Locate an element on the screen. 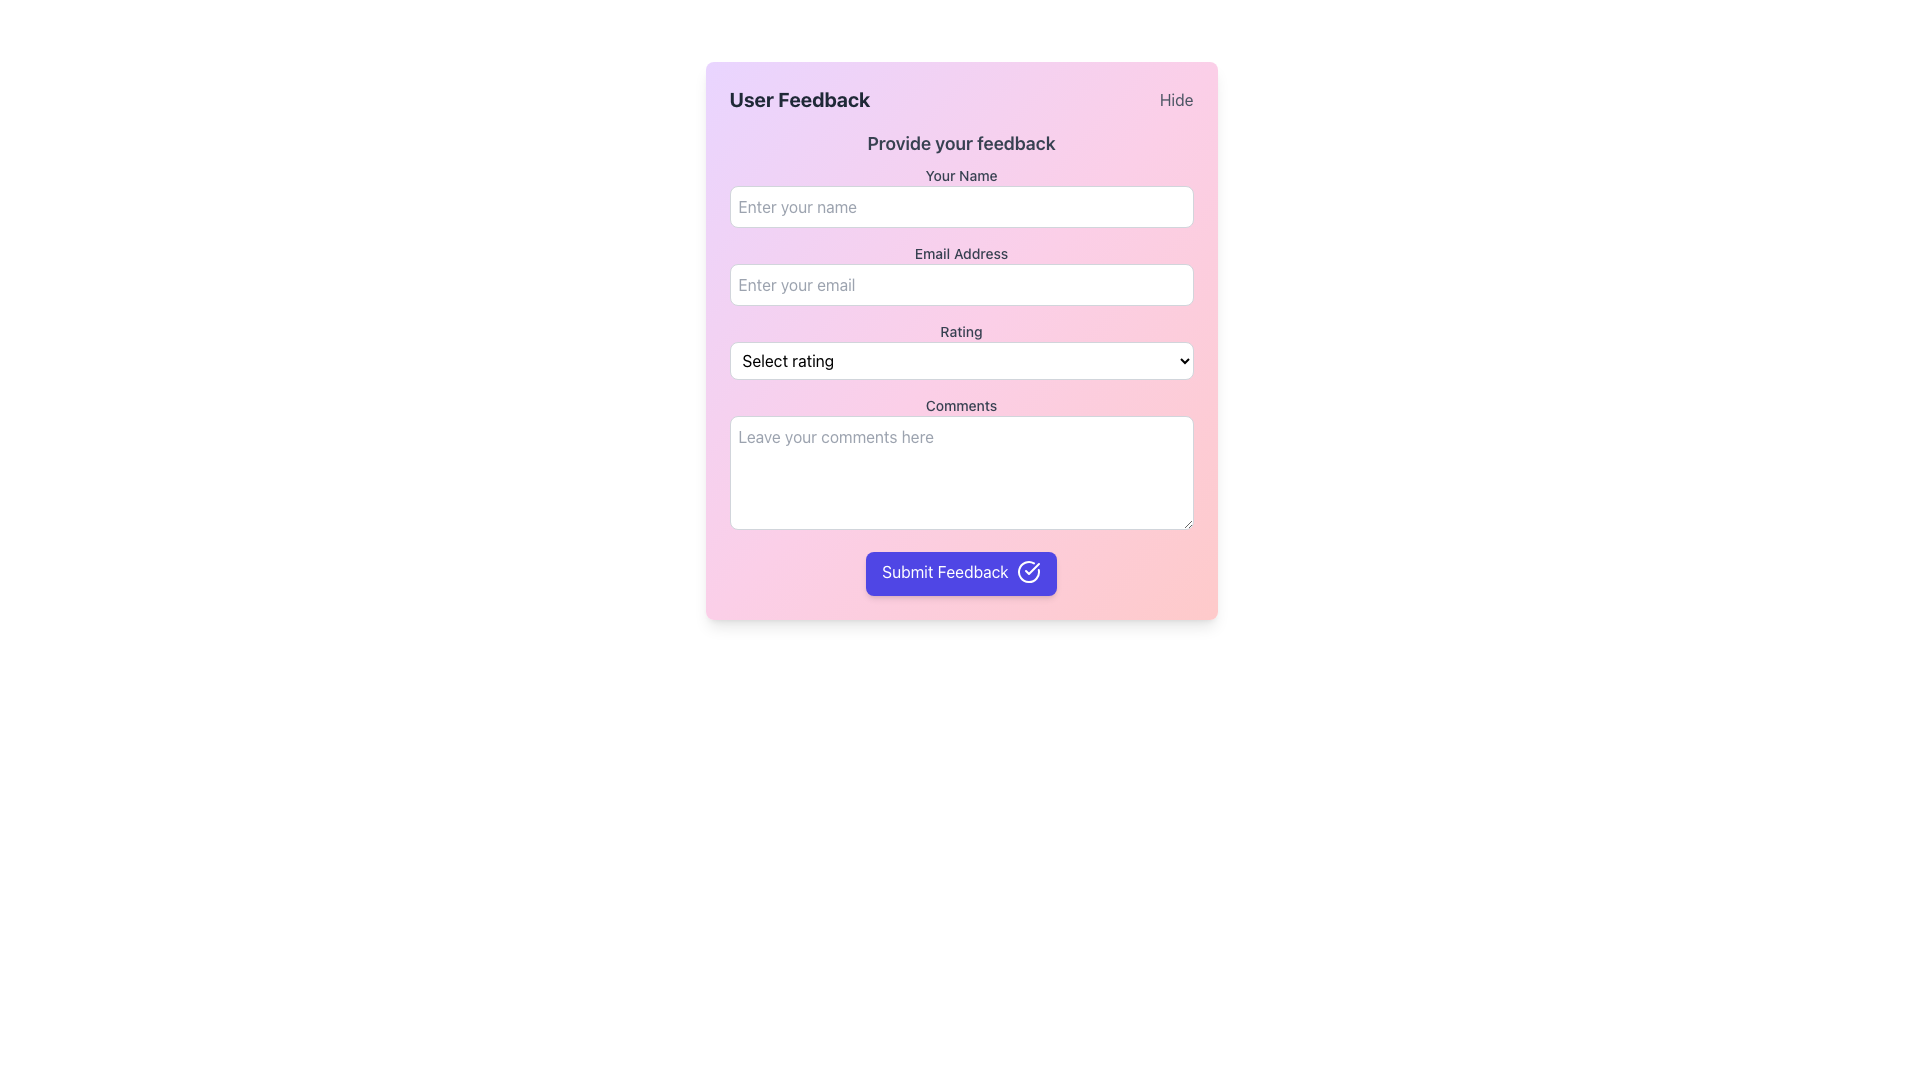 The height and width of the screenshot is (1080, 1920). the text input field with placeholder 'Enter your name', located below the label 'Your Name' in the upper section of the form is located at coordinates (961, 207).